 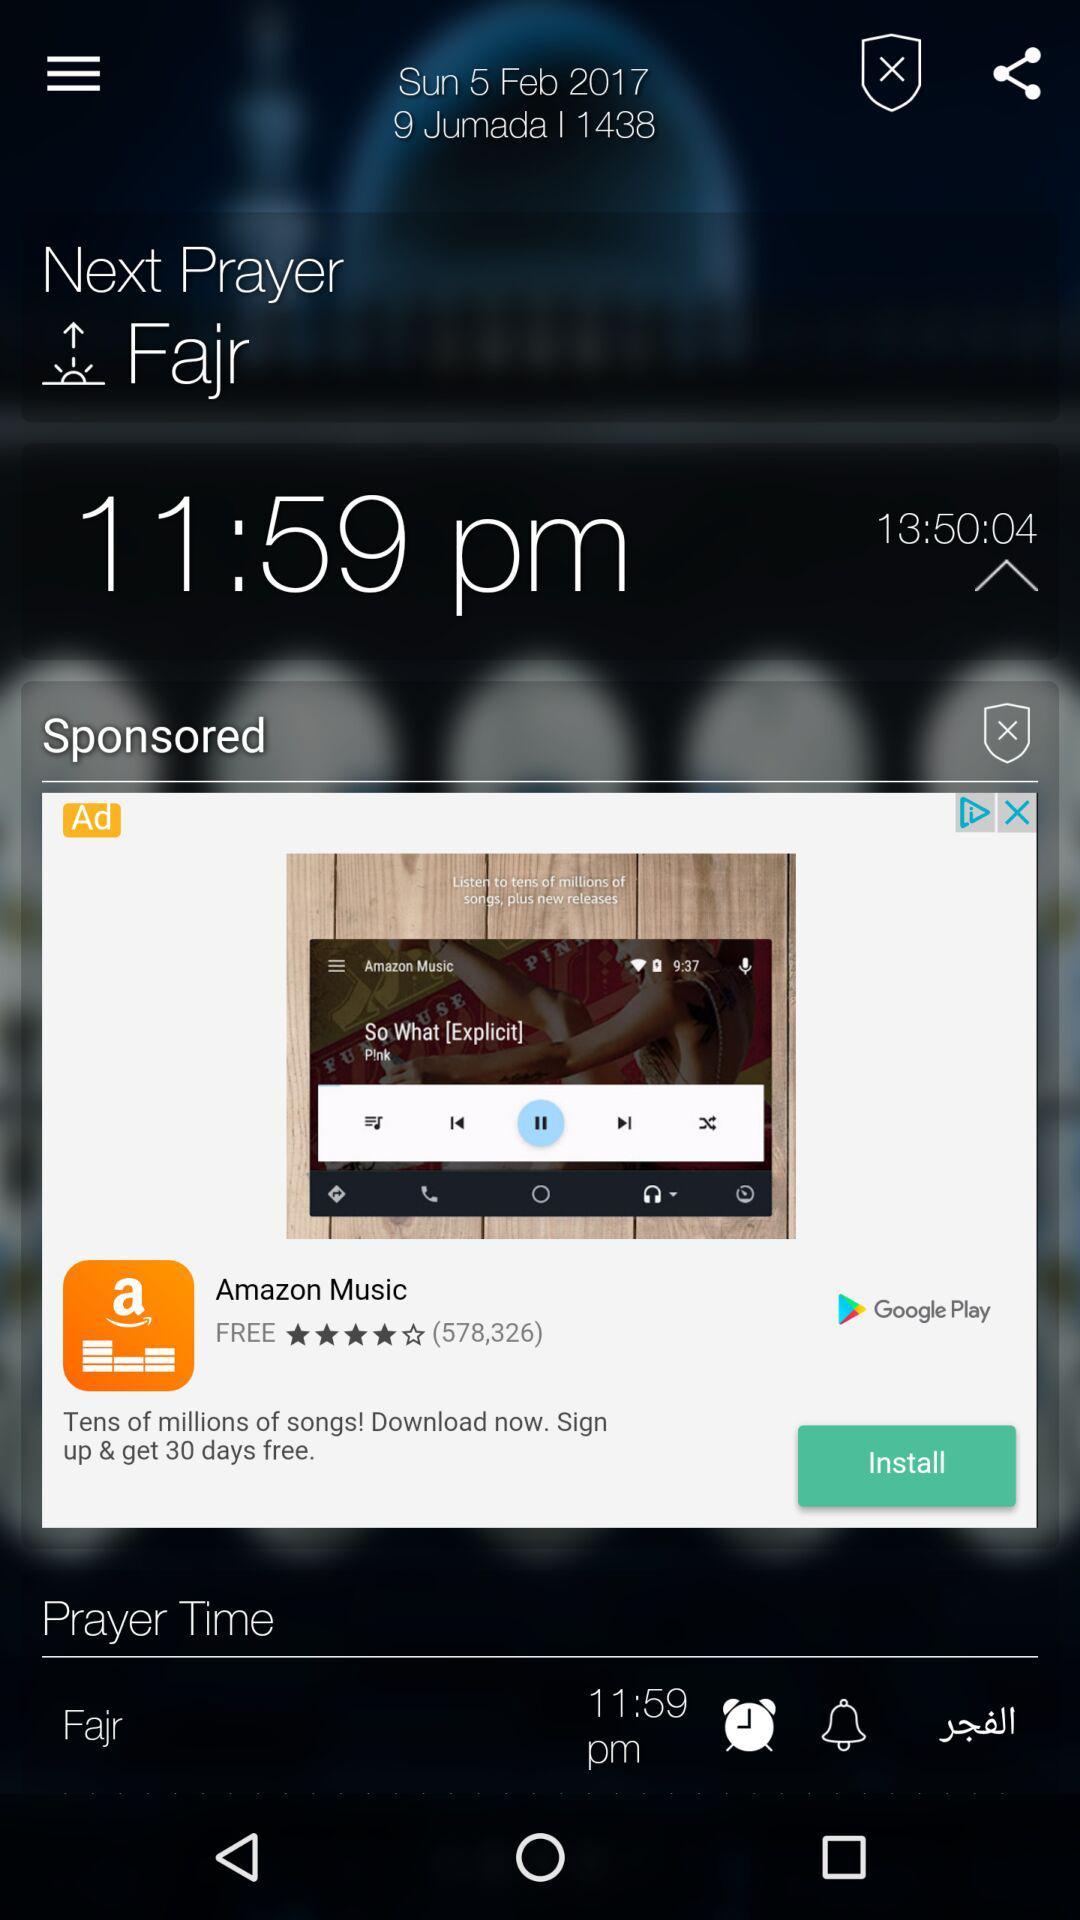 What do you see at coordinates (192, 268) in the screenshot?
I see `the icon above fajr` at bounding box center [192, 268].